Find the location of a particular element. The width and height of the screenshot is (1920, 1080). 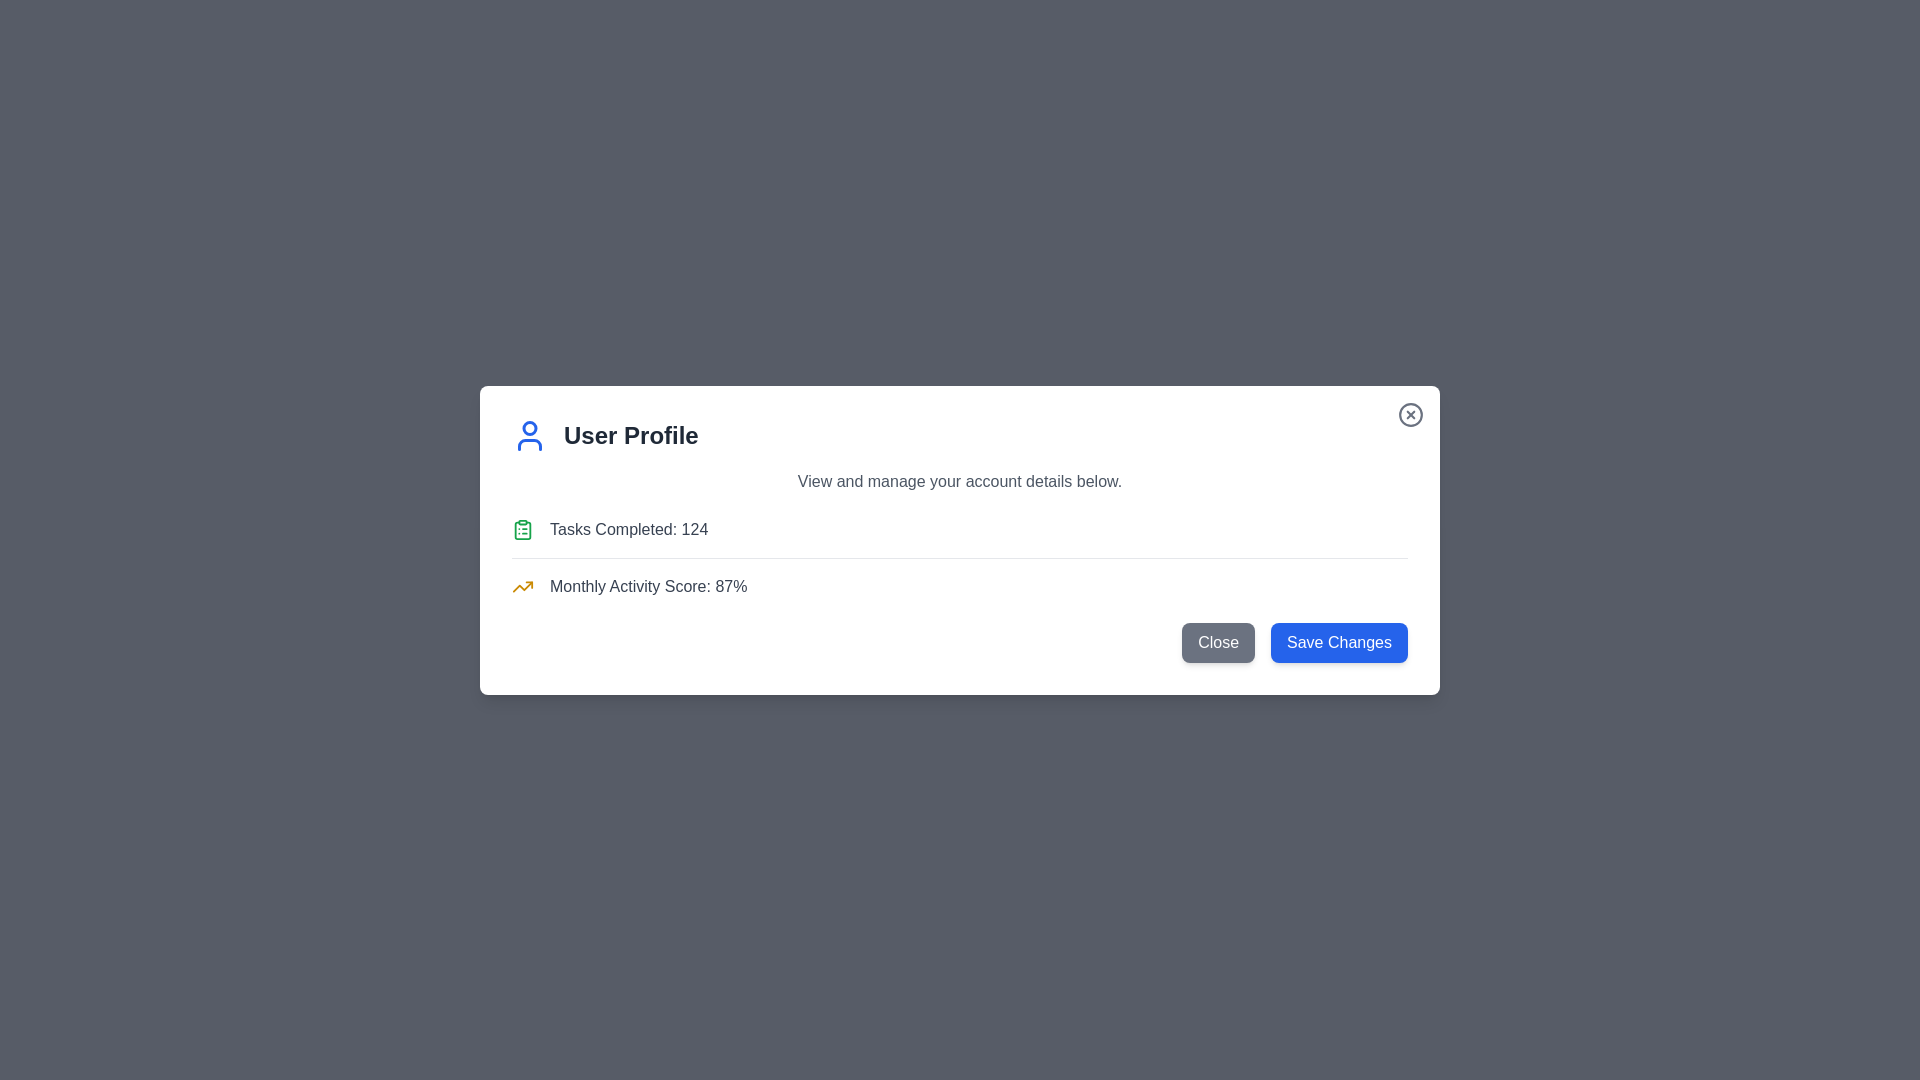

the upward-trending yellow arrow icon located left of the text 'Monthly Activity Score: 87%' in the user profile section is located at coordinates (523, 585).